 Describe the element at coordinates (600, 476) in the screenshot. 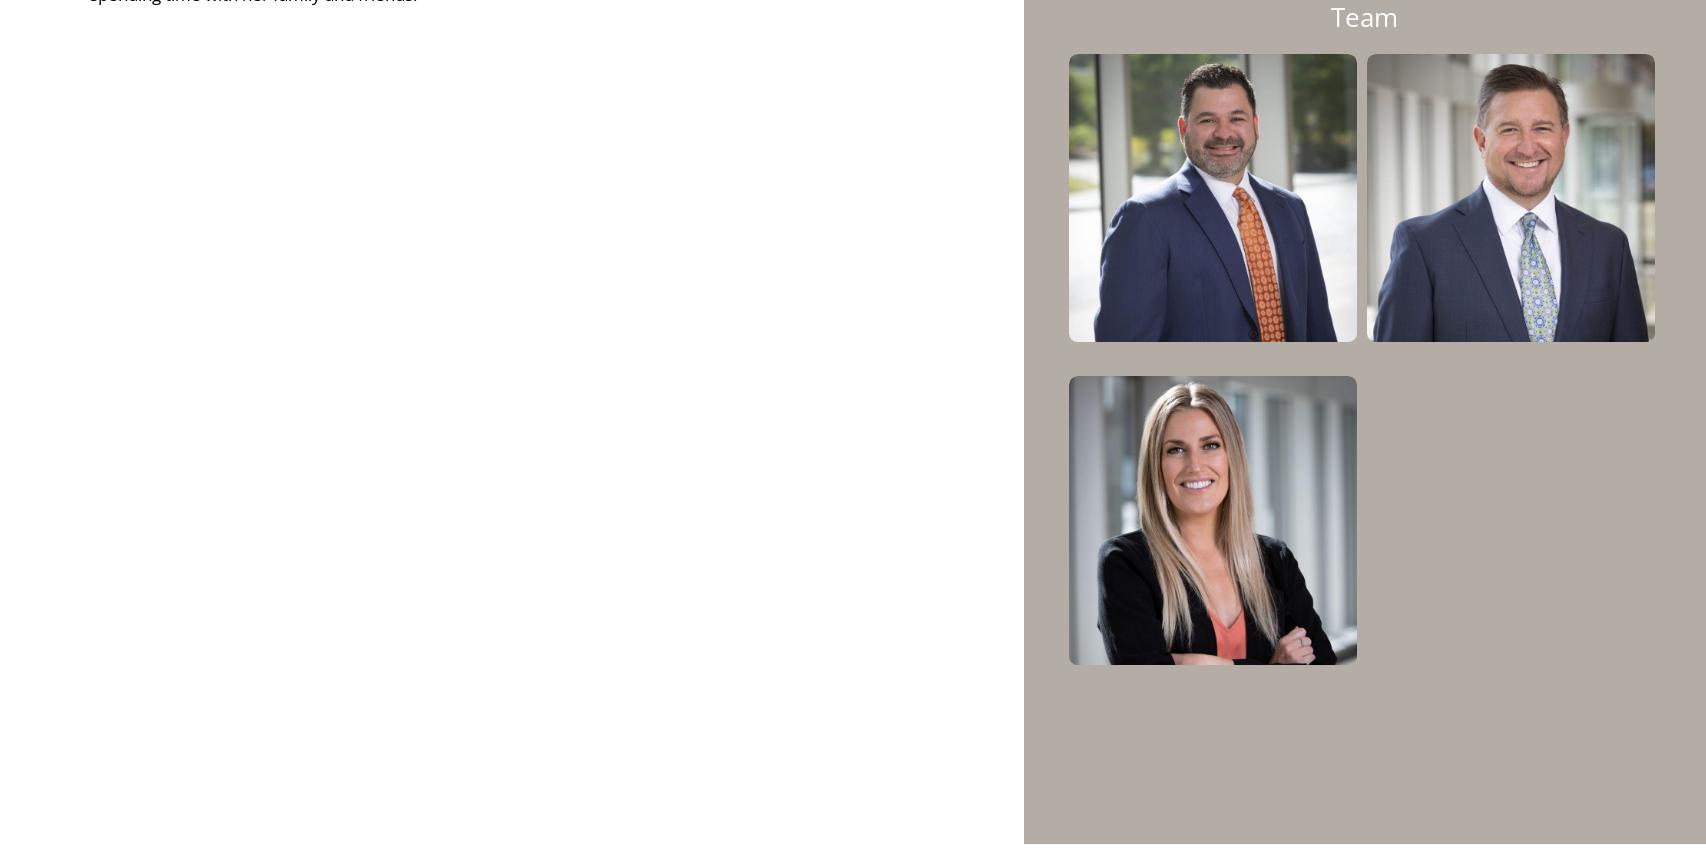

I see `'The annual Advancement of Women Award is given to workplaces which demonstrate a culture of advancement for female employees. Since the firm’s founding in 2009, Krilogy® has focused on building a team that encompasses a variety of perspectives and experiences. Krilogy® President and CEO, Kent Skornia, believes that “a broad base of perspectives allows us to be the best version of ourselves possible. To accomplish this, we’ve taken a serious and deliberate approach to diversity and inclusion, managing the recruitment process as an educational endeavor to advance the profession to a broader spectrum of women.”'` at that location.